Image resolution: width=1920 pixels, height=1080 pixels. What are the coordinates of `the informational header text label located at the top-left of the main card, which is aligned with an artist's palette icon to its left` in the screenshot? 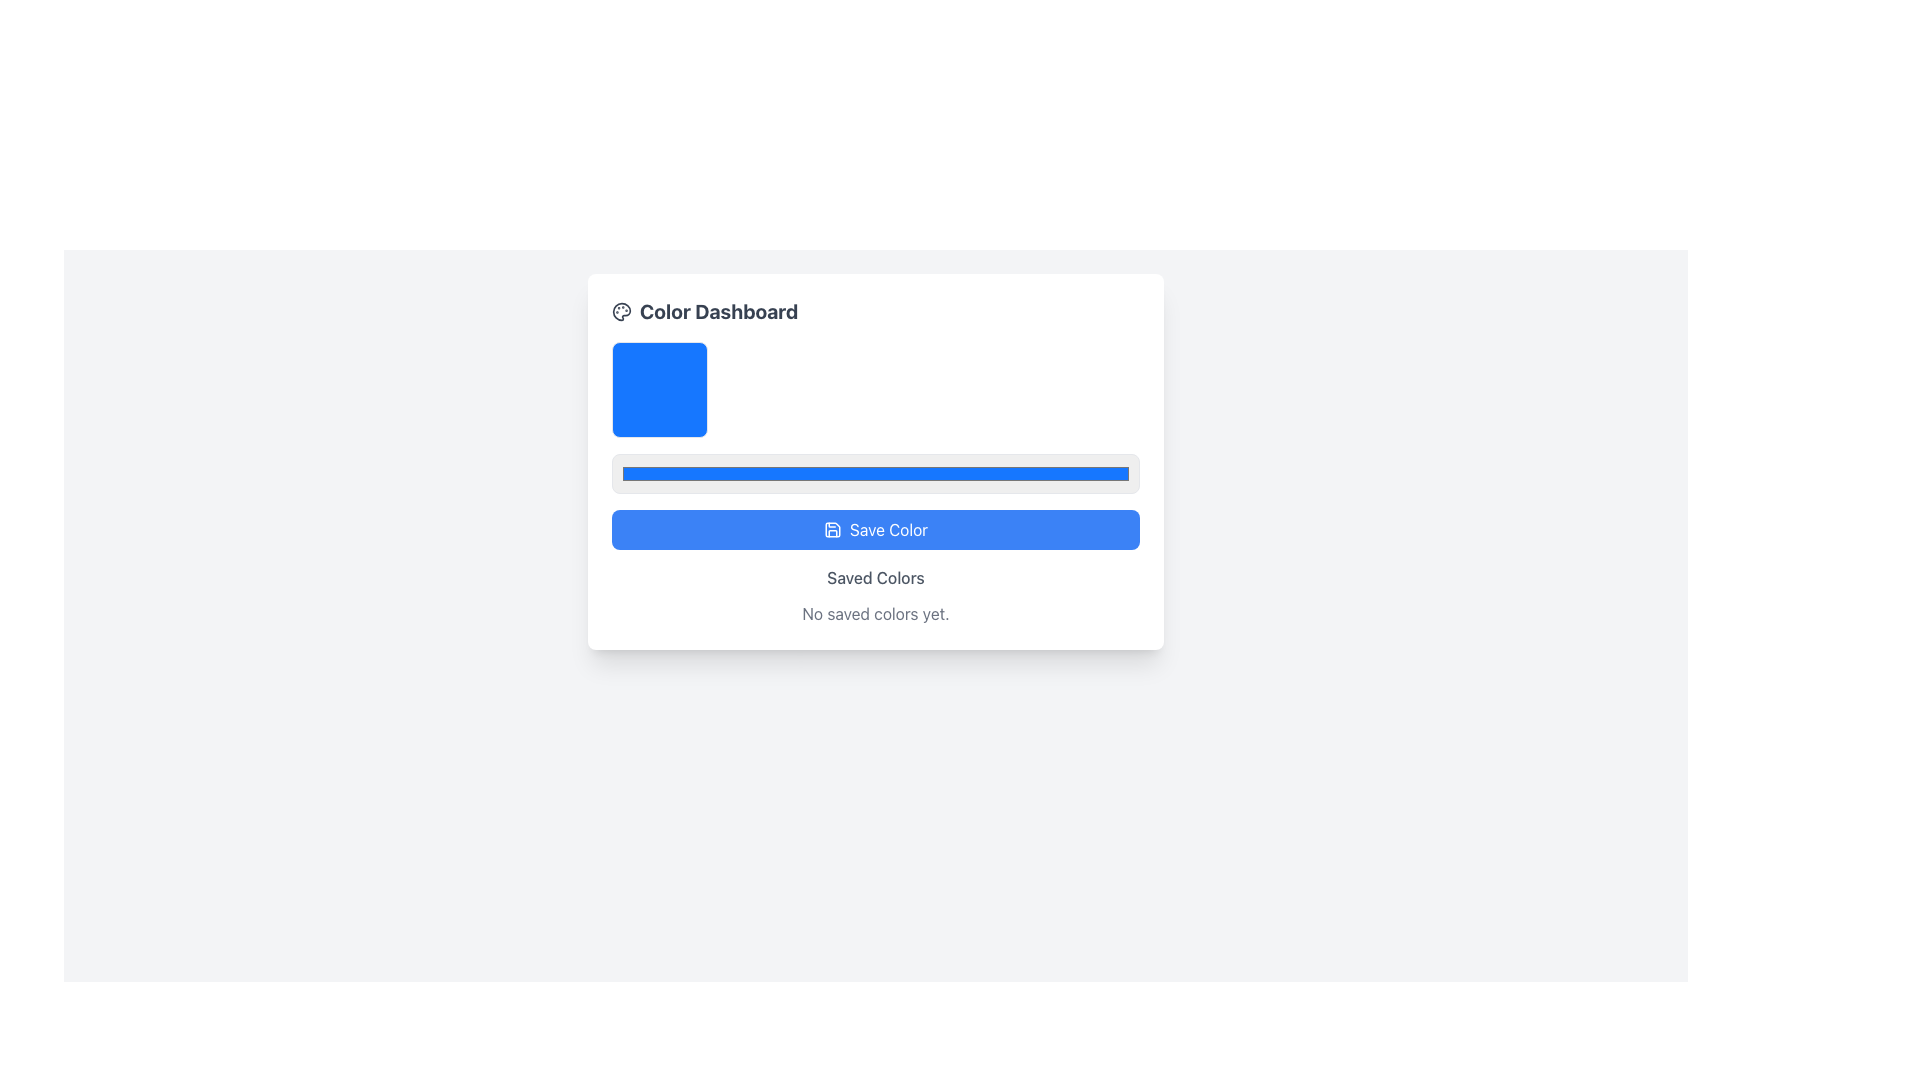 It's located at (705, 312).